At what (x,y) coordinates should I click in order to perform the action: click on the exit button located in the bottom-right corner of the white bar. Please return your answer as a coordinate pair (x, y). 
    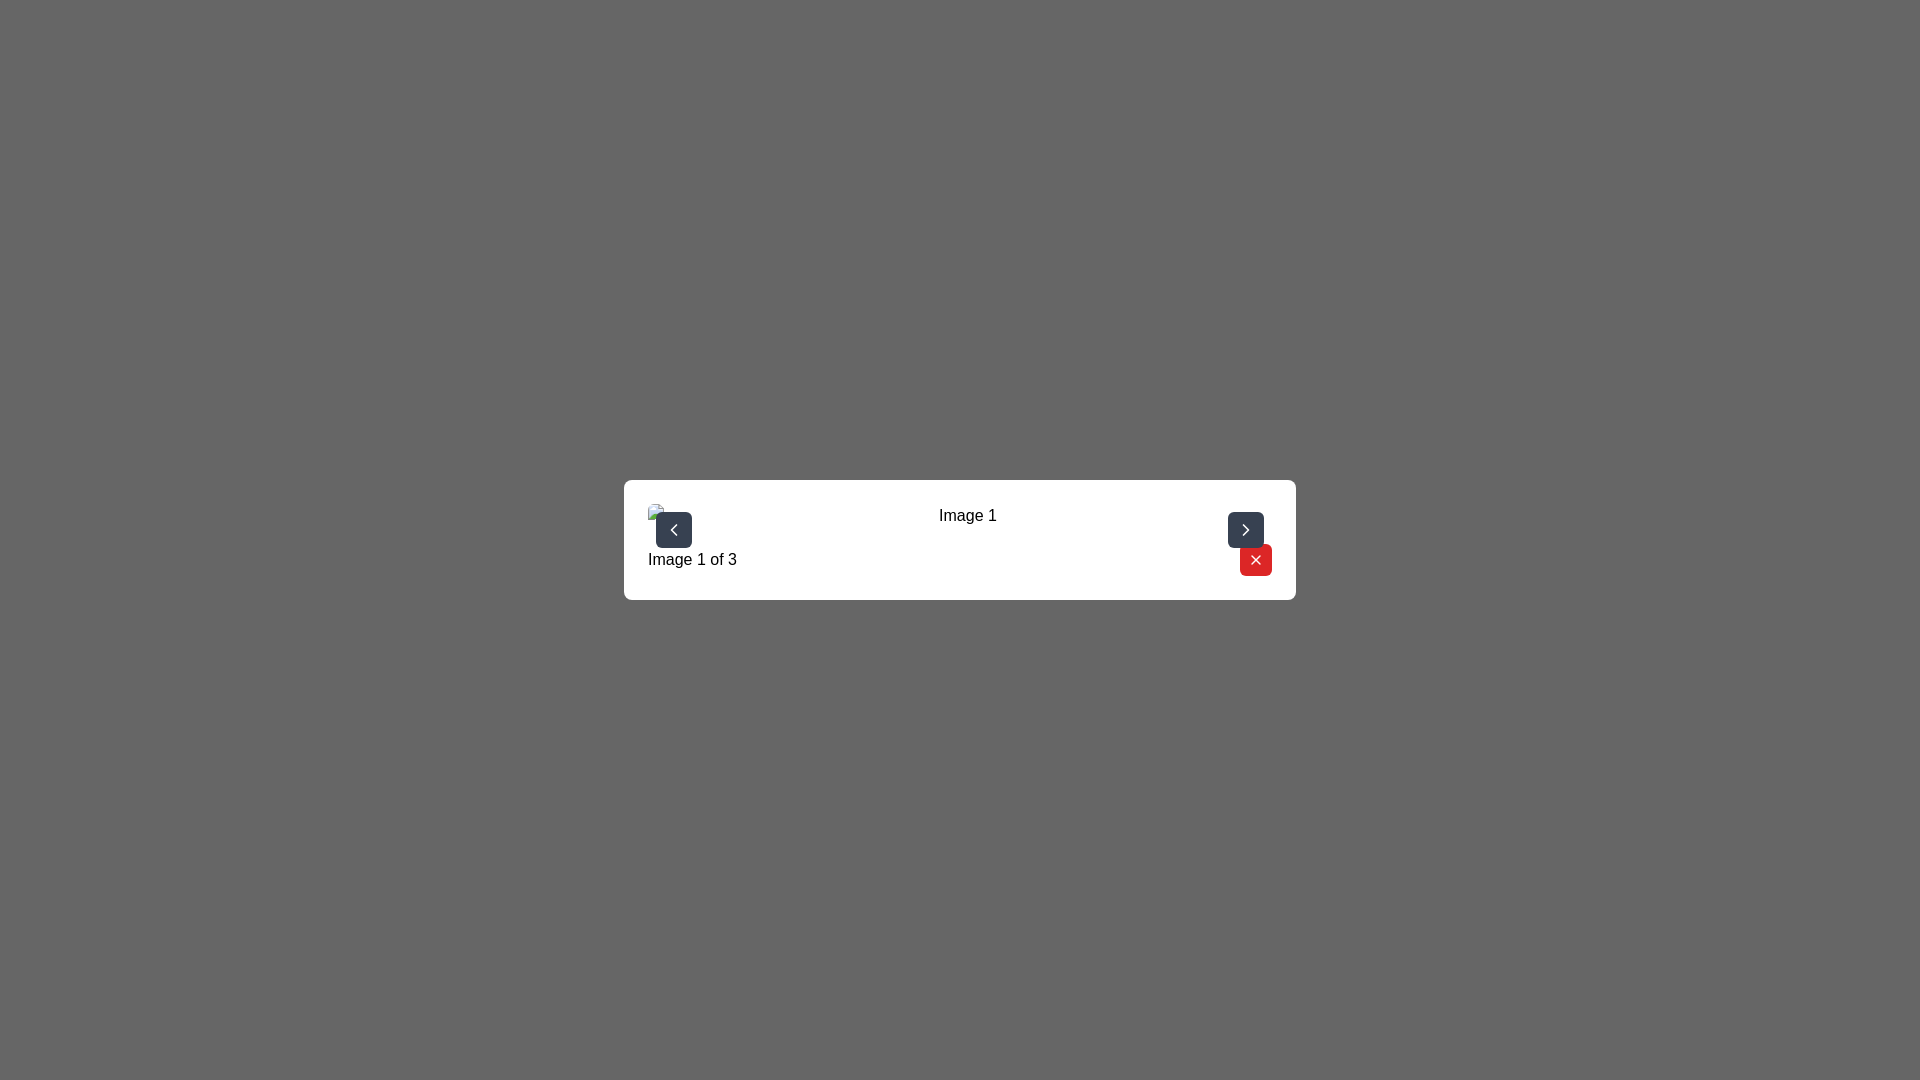
    Looking at the image, I should click on (1255, 559).